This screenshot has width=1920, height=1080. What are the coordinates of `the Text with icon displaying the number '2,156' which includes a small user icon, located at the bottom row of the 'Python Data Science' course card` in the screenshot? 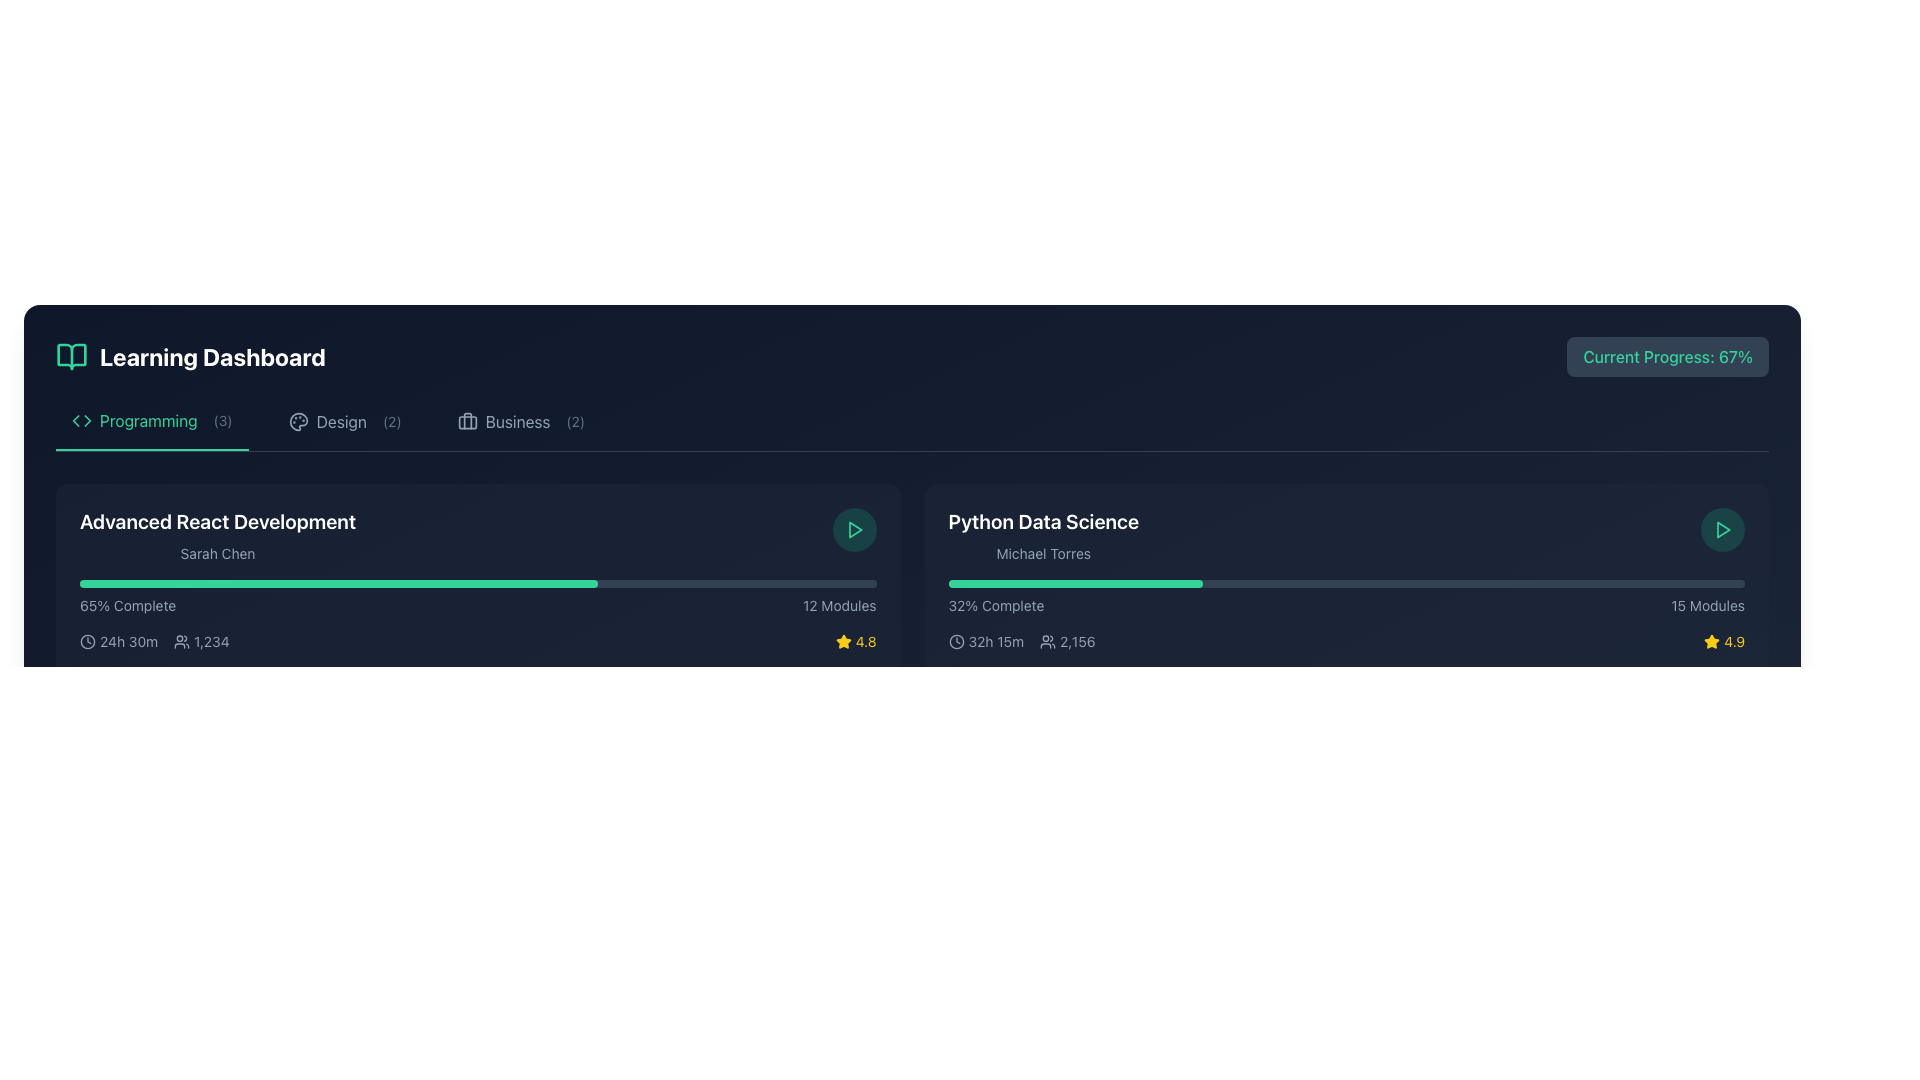 It's located at (1066, 641).